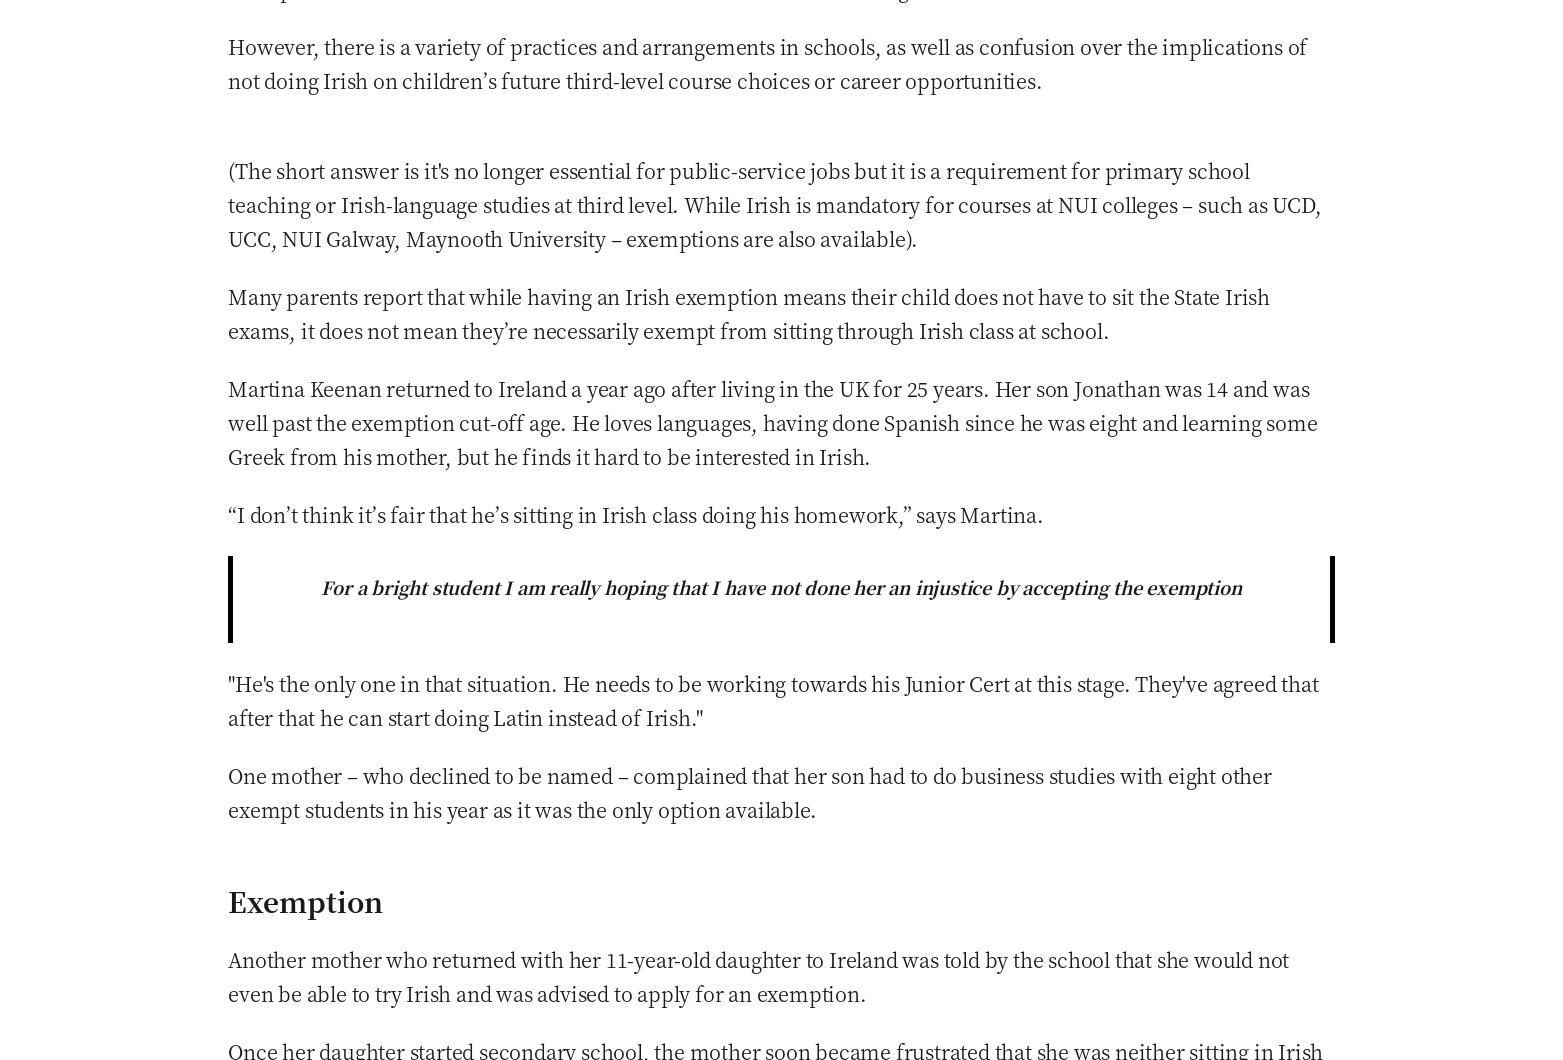 Image resolution: width=1563 pixels, height=1060 pixels. I want to click on 'Exemption', so click(304, 900).